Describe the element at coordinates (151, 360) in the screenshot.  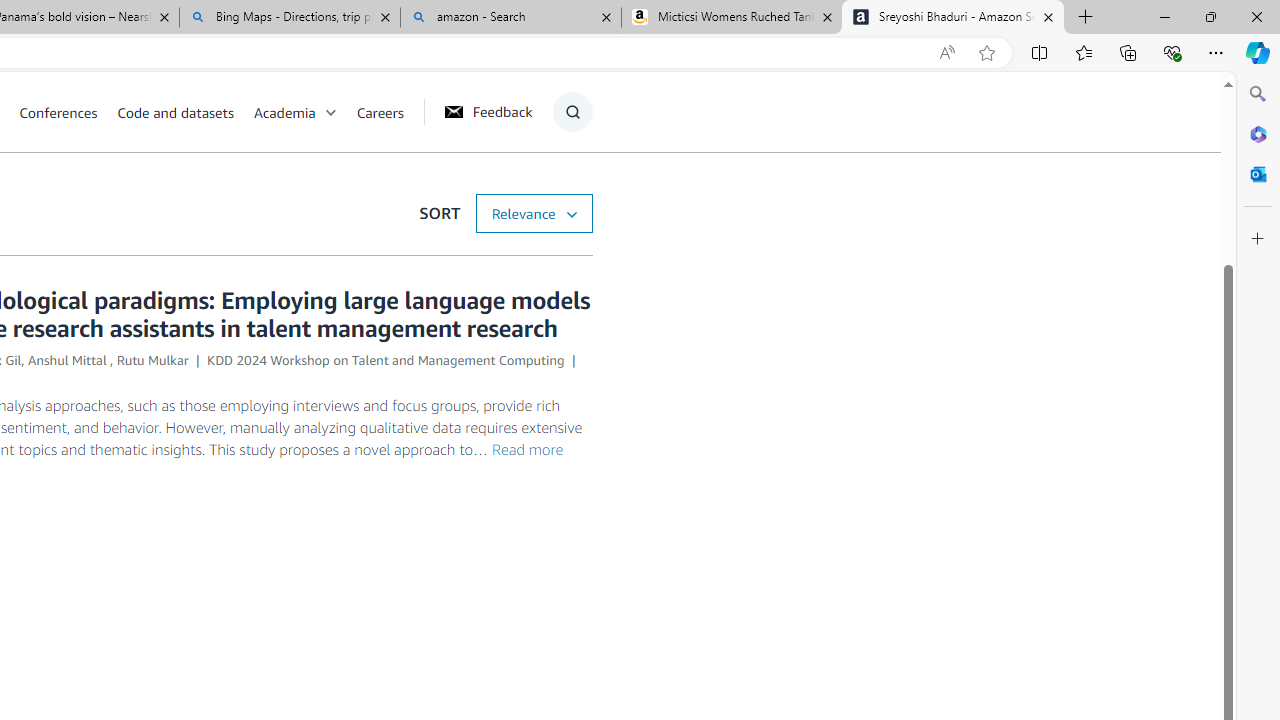
I see `'Rutu Mulkar'` at that location.